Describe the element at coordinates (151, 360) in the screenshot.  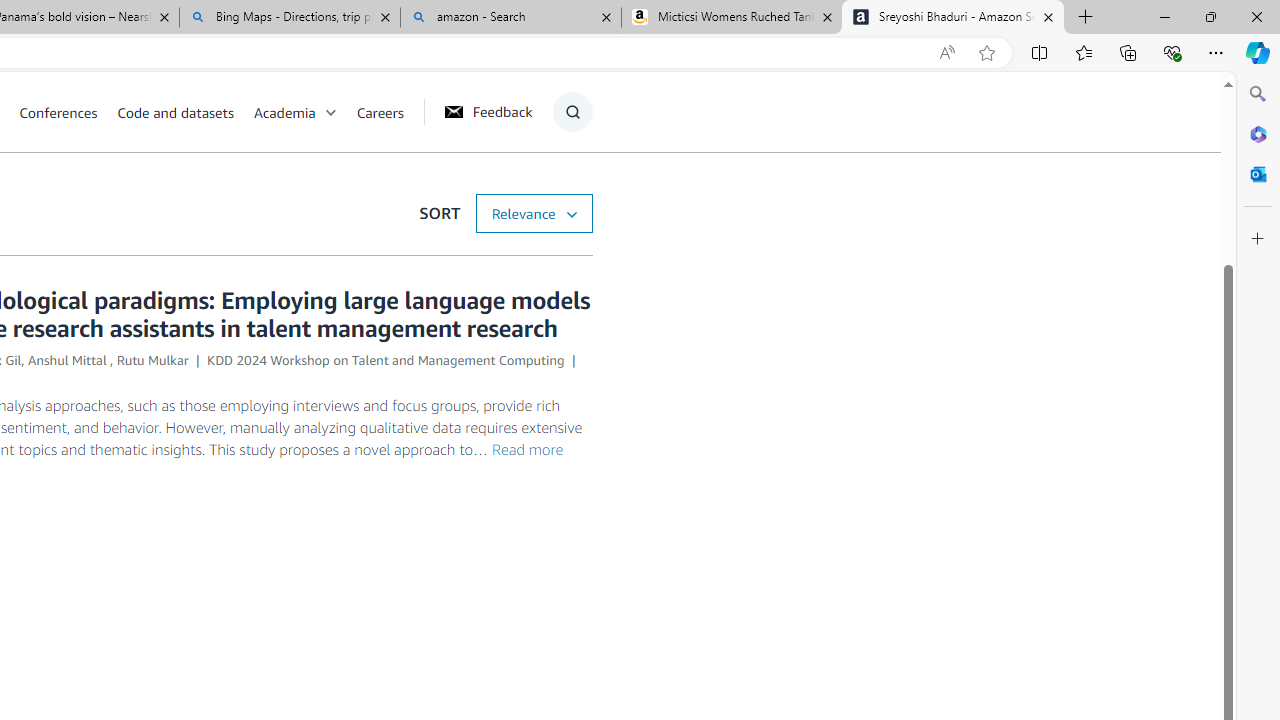
I see `'Rutu Mulkar'` at that location.